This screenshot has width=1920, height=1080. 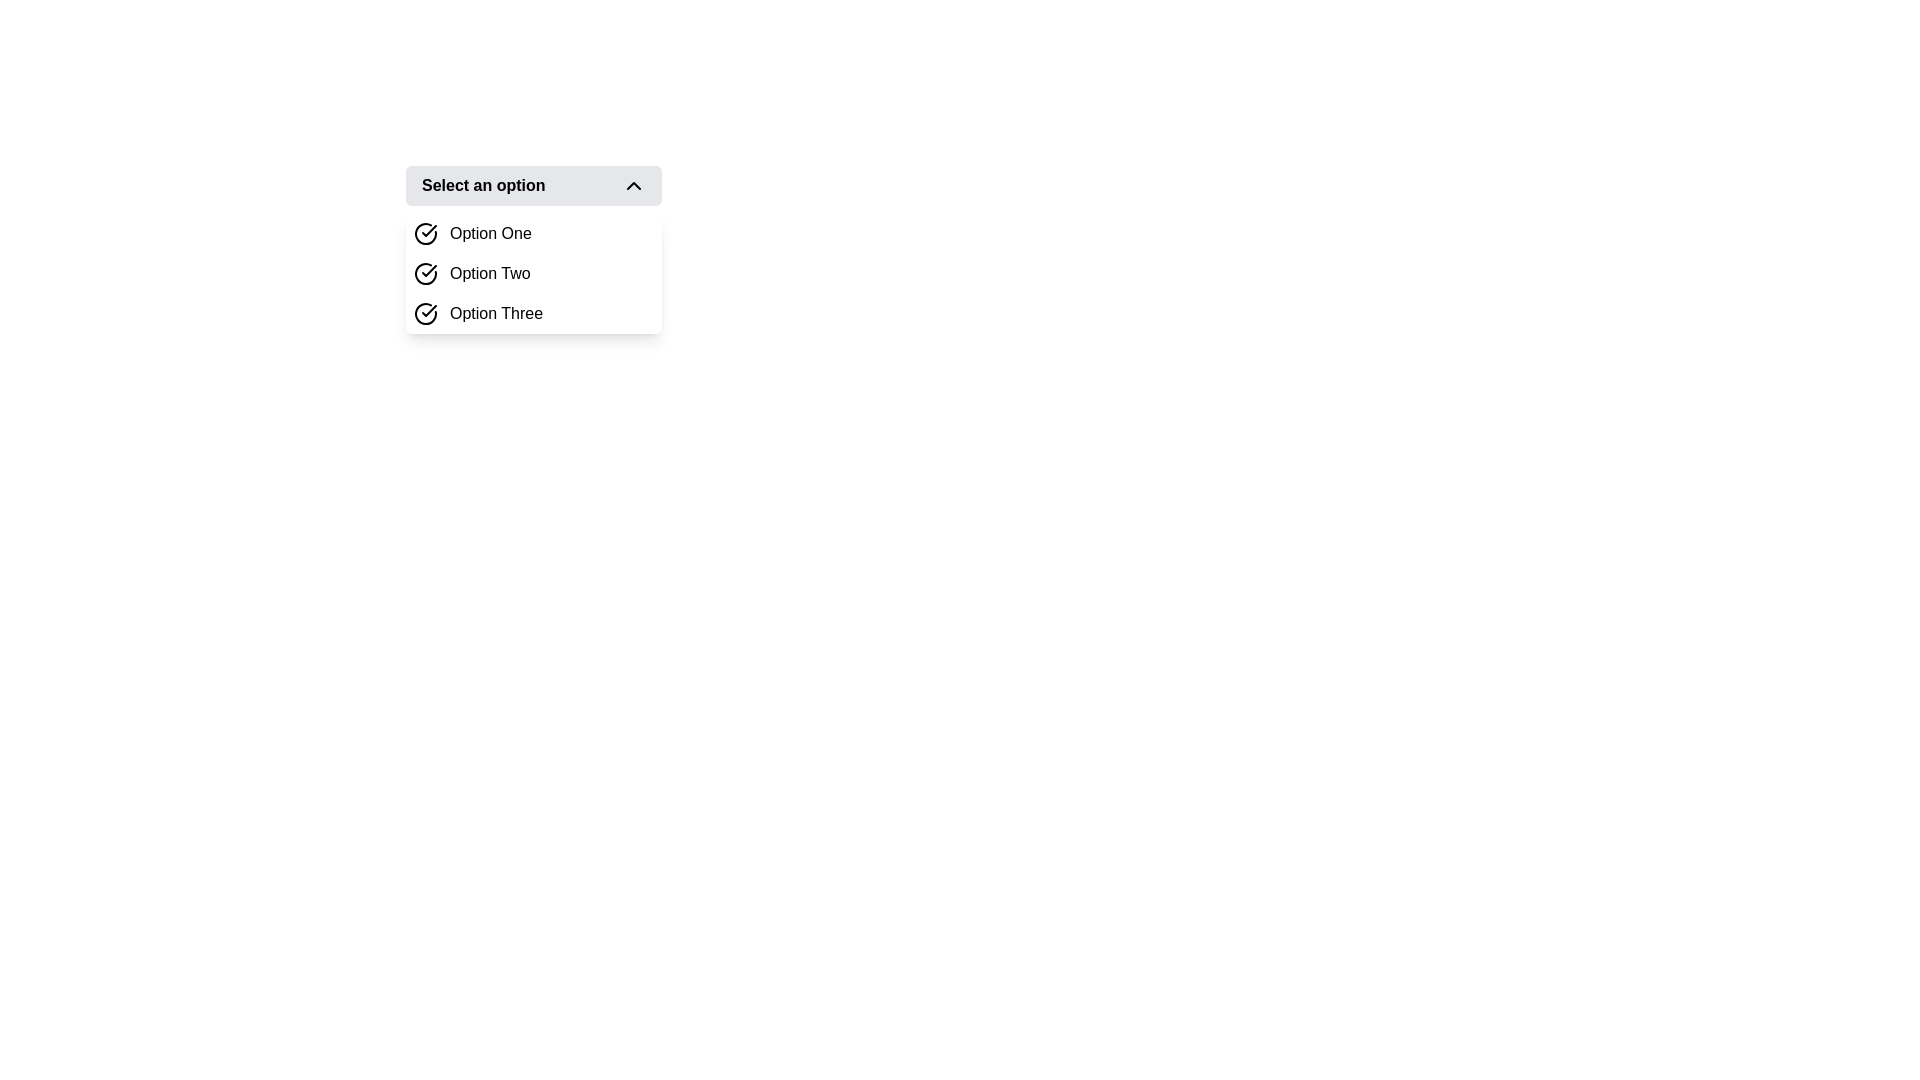 What do you see at coordinates (533, 273) in the screenshot?
I see `an option in the dropdown menu located directly beneath the 'Select an option' button, which allows the user` at bounding box center [533, 273].